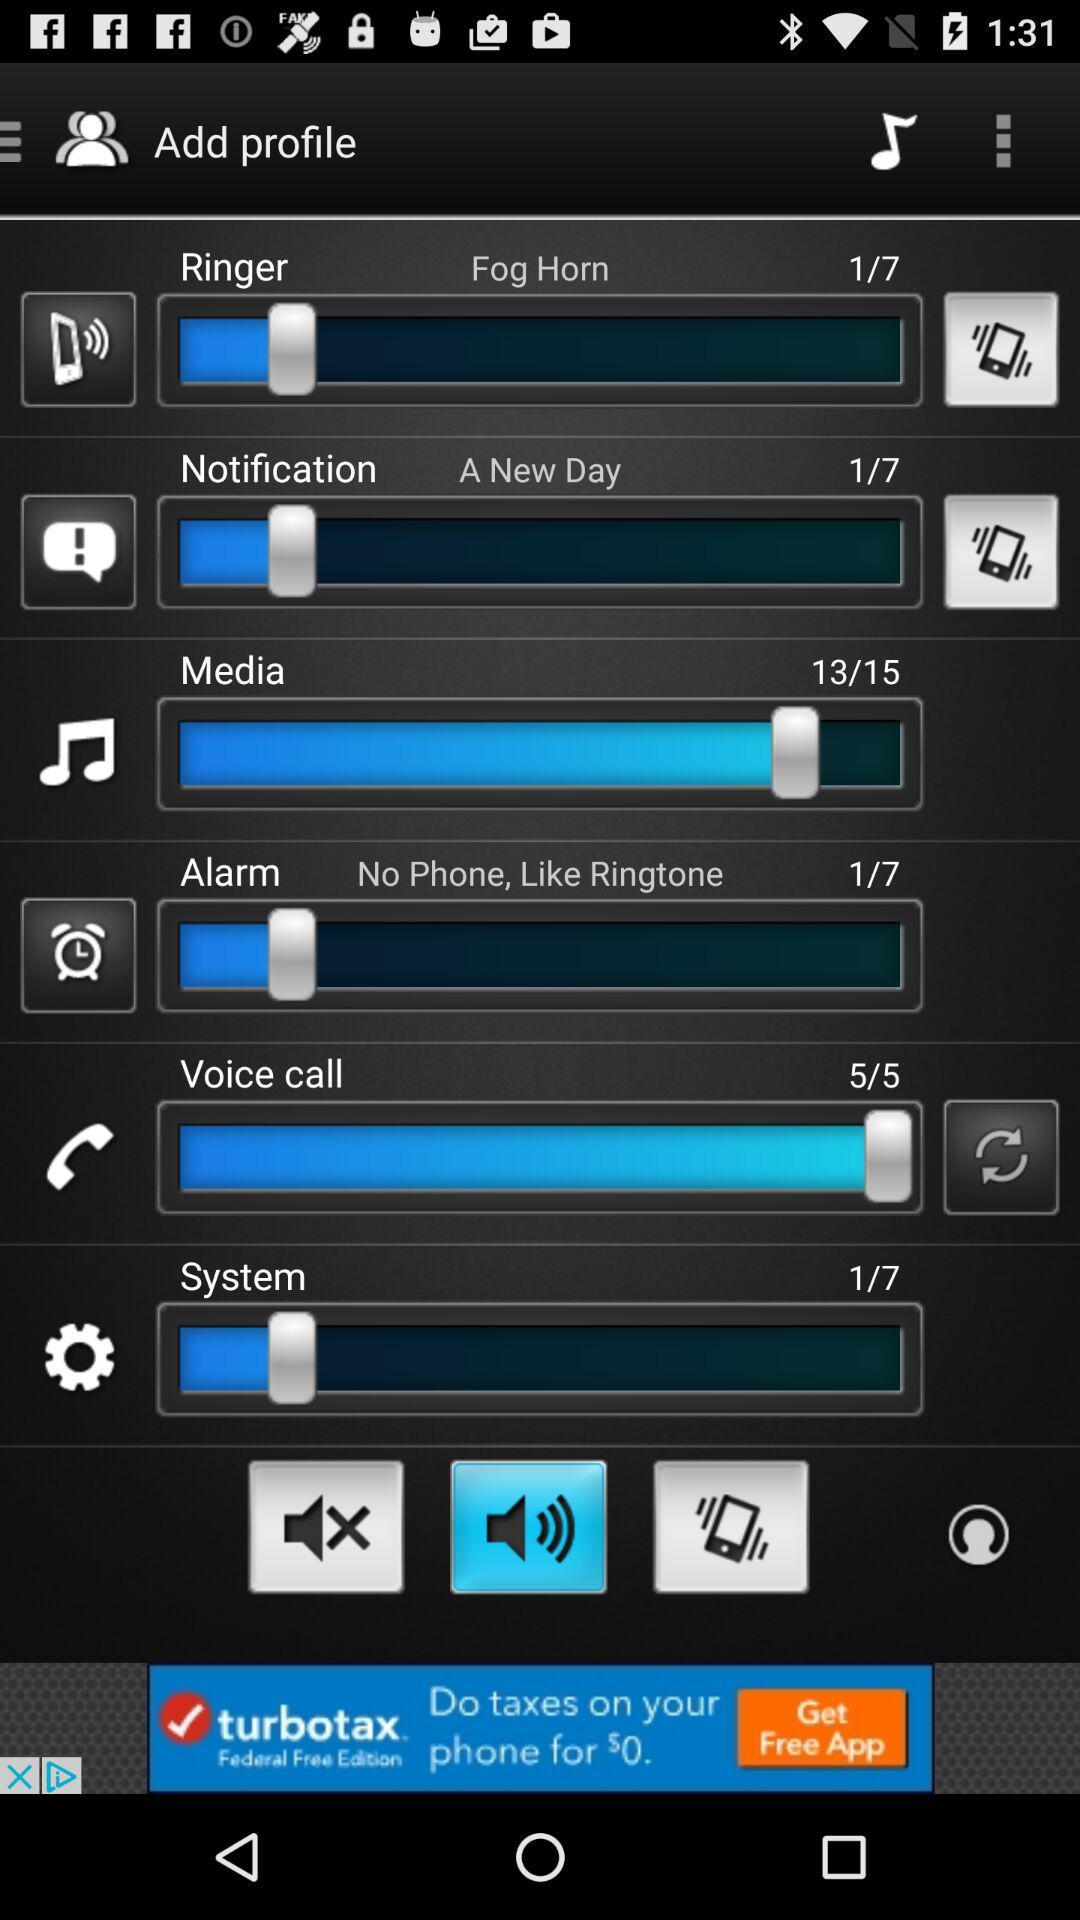 This screenshot has width=1080, height=1920. What do you see at coordinates (1003, 139) in the screenshot?
I see `see options` at bounding box center [1003, 139].